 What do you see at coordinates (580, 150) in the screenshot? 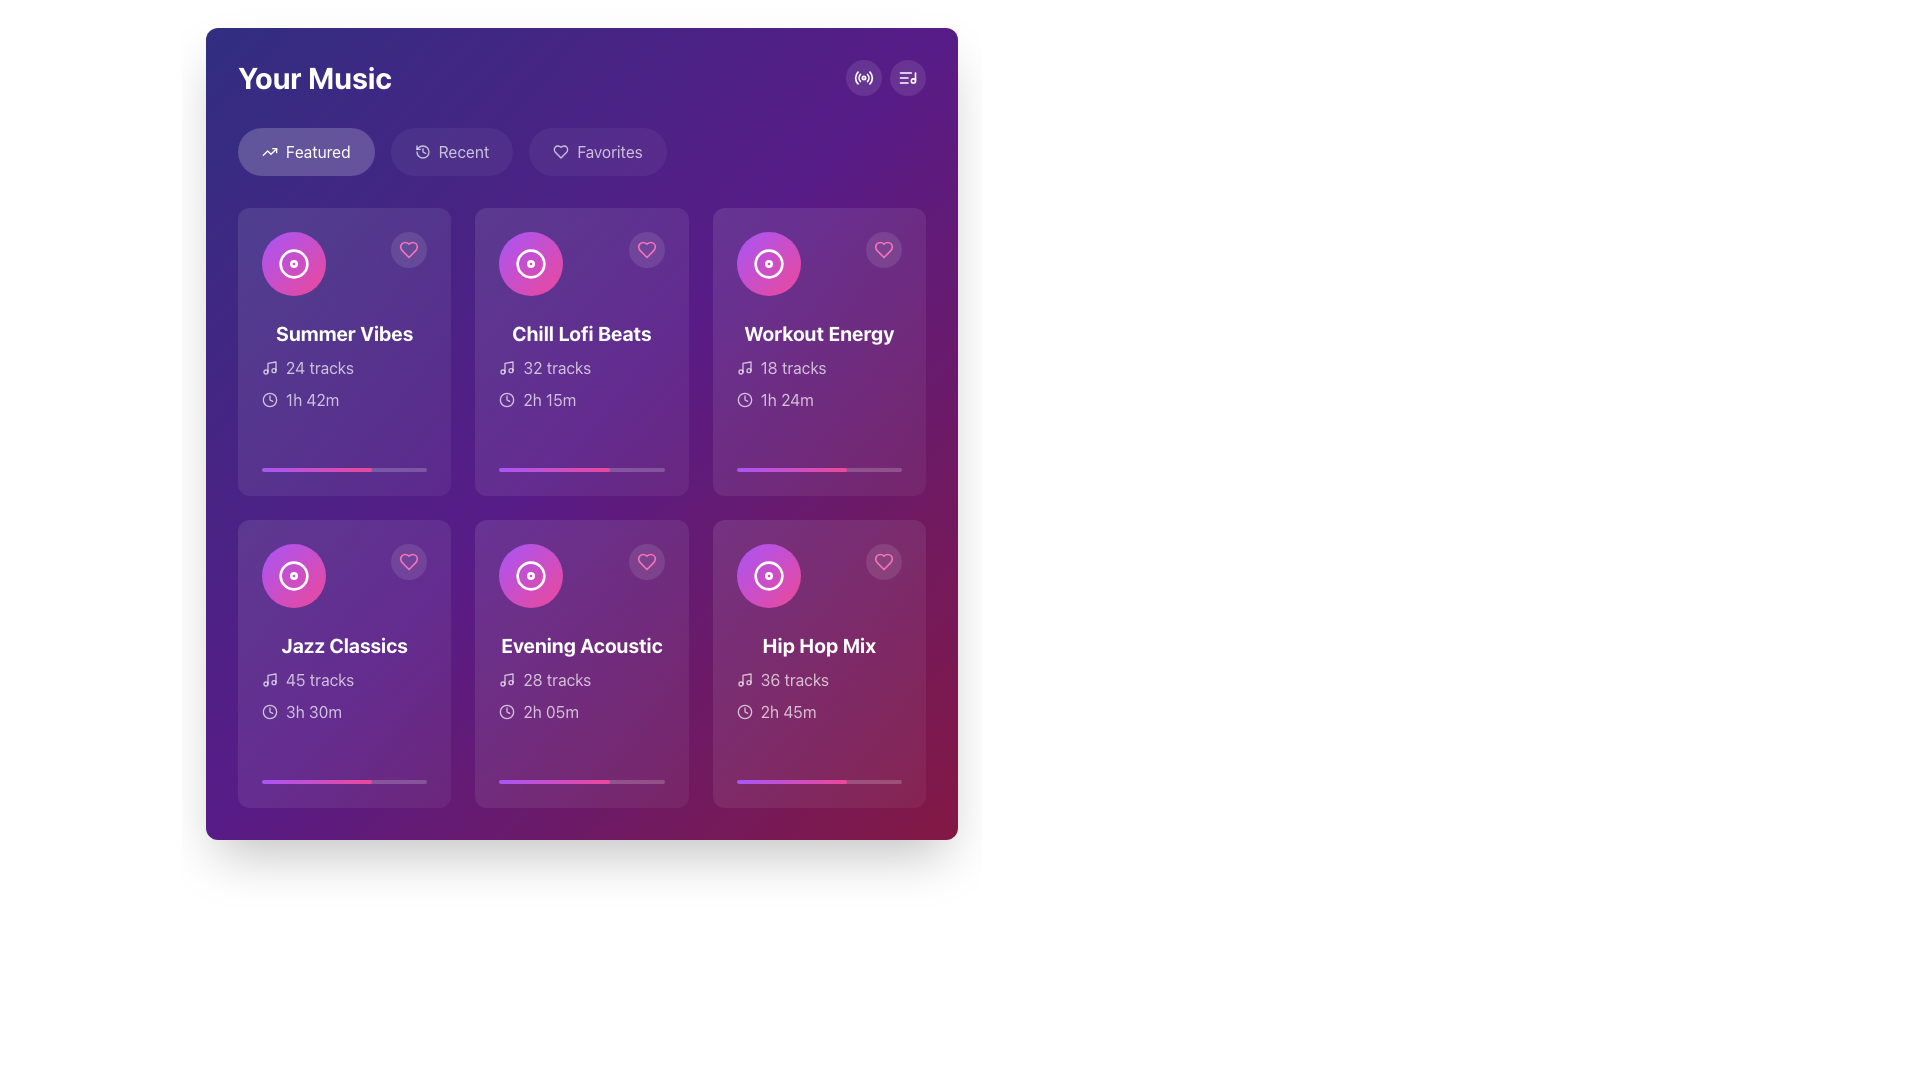
I see `the Navigation group buttons, which includes 'Featured', 'Recent', and 'Favorites'` at bounding box center [580, 150].